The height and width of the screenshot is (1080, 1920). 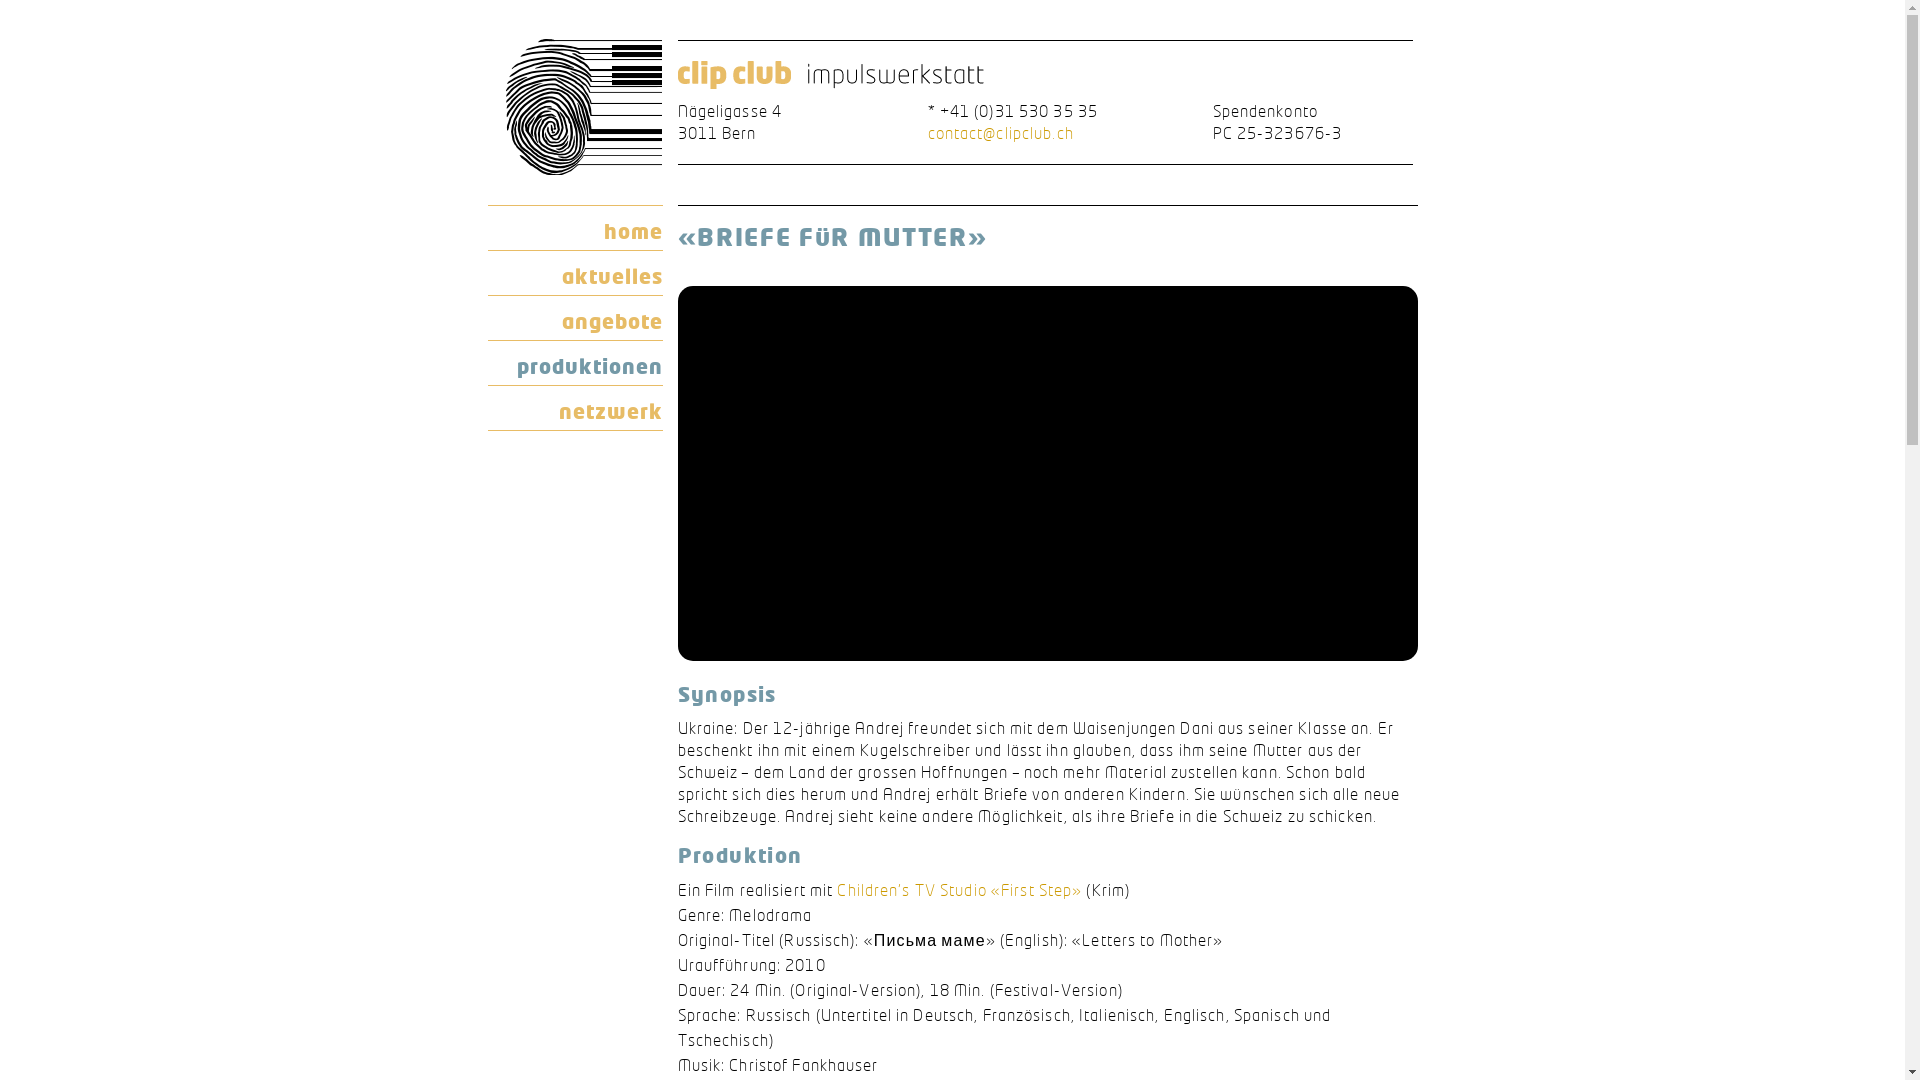 What do you see at coordinates (488, 316) in the screenshot?
I see `'angebote'` at bounding box center [488, 316].